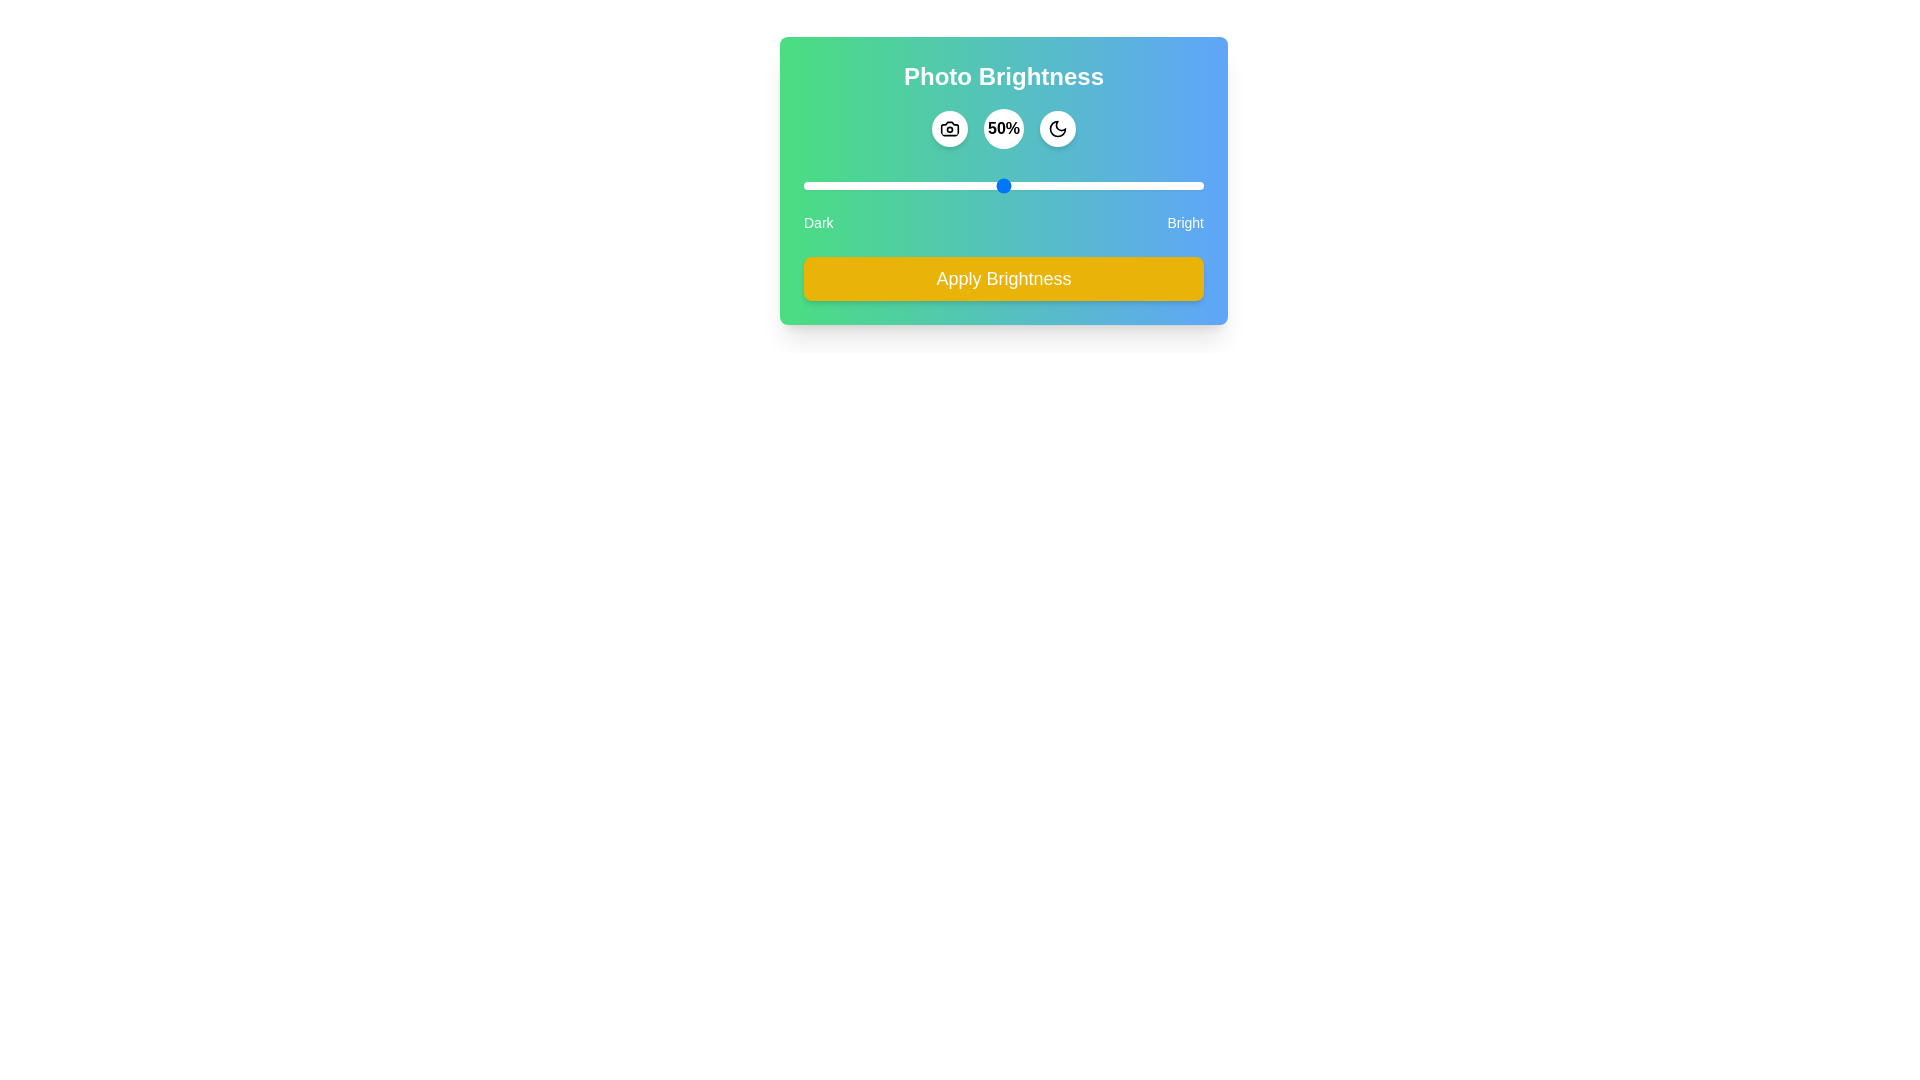  What do you see at coordinates (1056, 128) in the screenshot?
I see `the moon icon to interact with it` at bounding box center [1056, 128].